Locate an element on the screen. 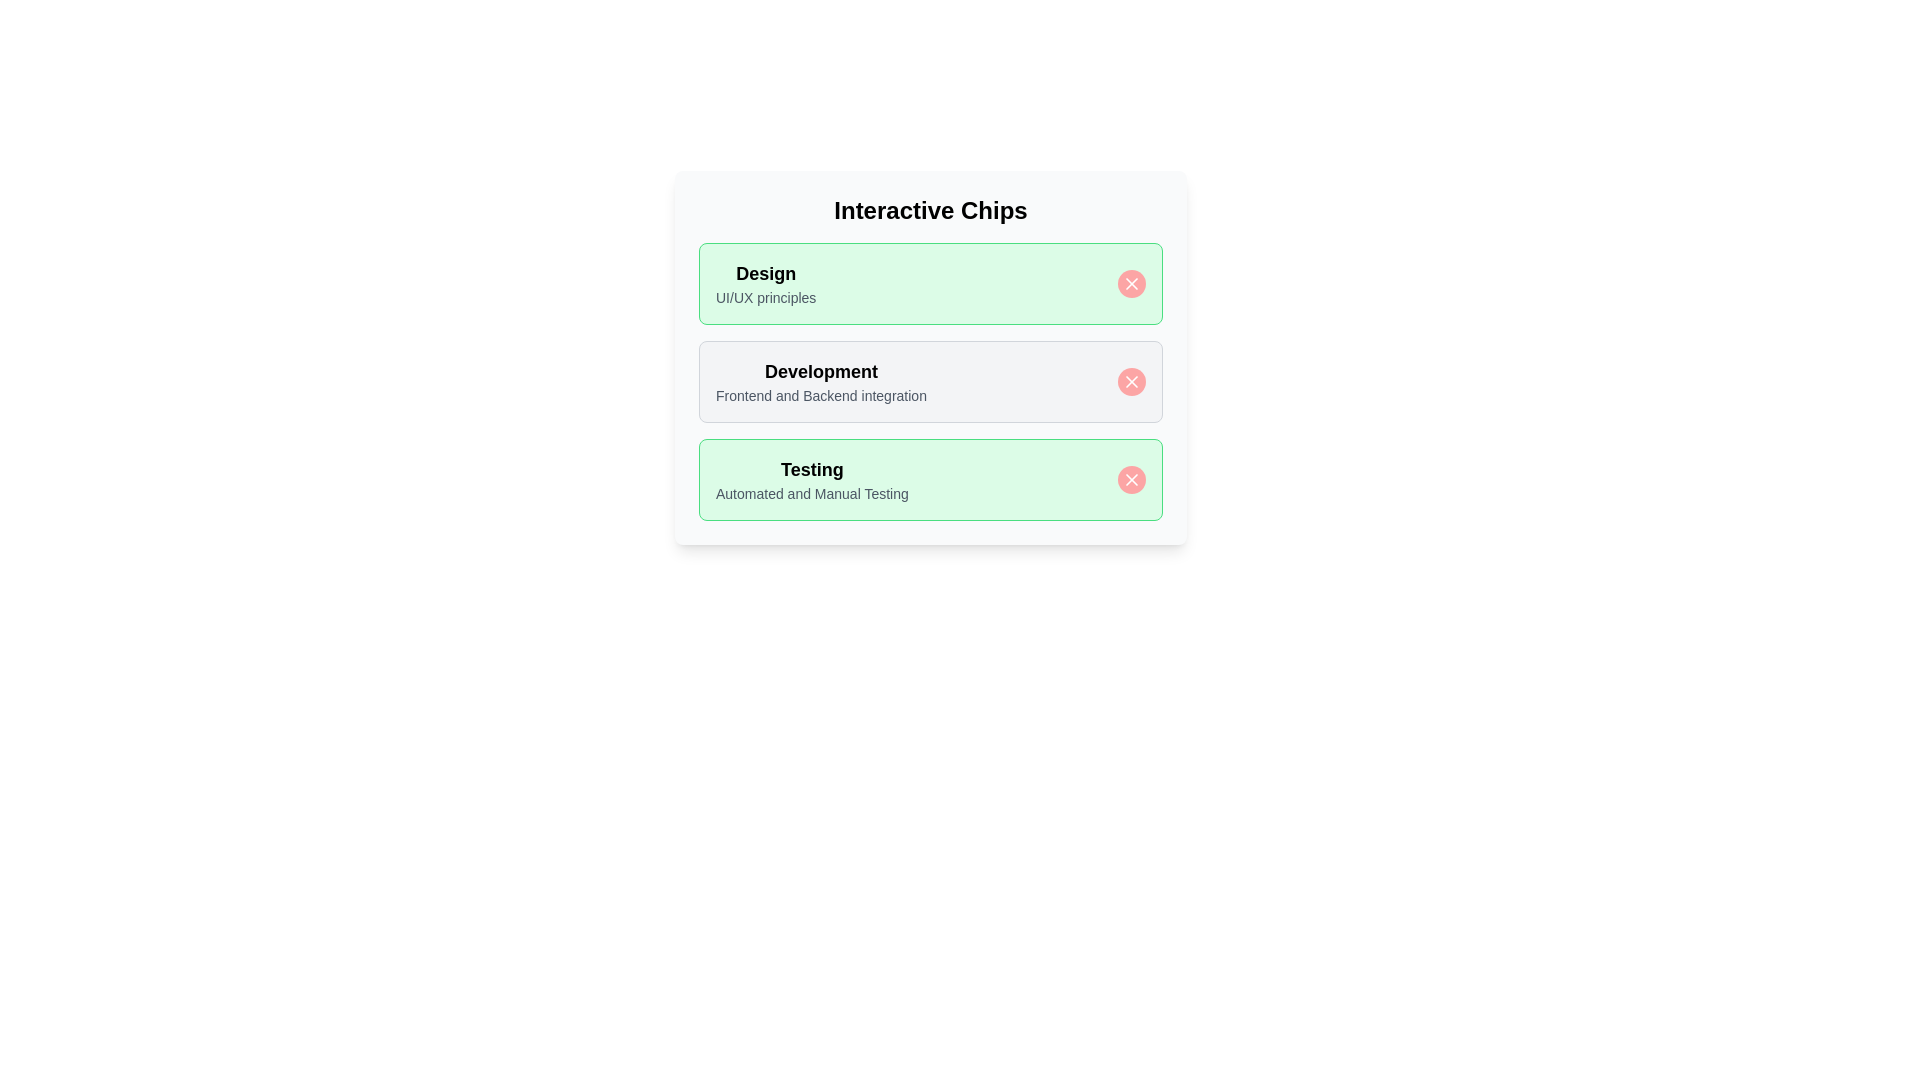 The image size is (1920, 1080). the chip labeled Testing by clicking it is located at coordinates (930, 479).